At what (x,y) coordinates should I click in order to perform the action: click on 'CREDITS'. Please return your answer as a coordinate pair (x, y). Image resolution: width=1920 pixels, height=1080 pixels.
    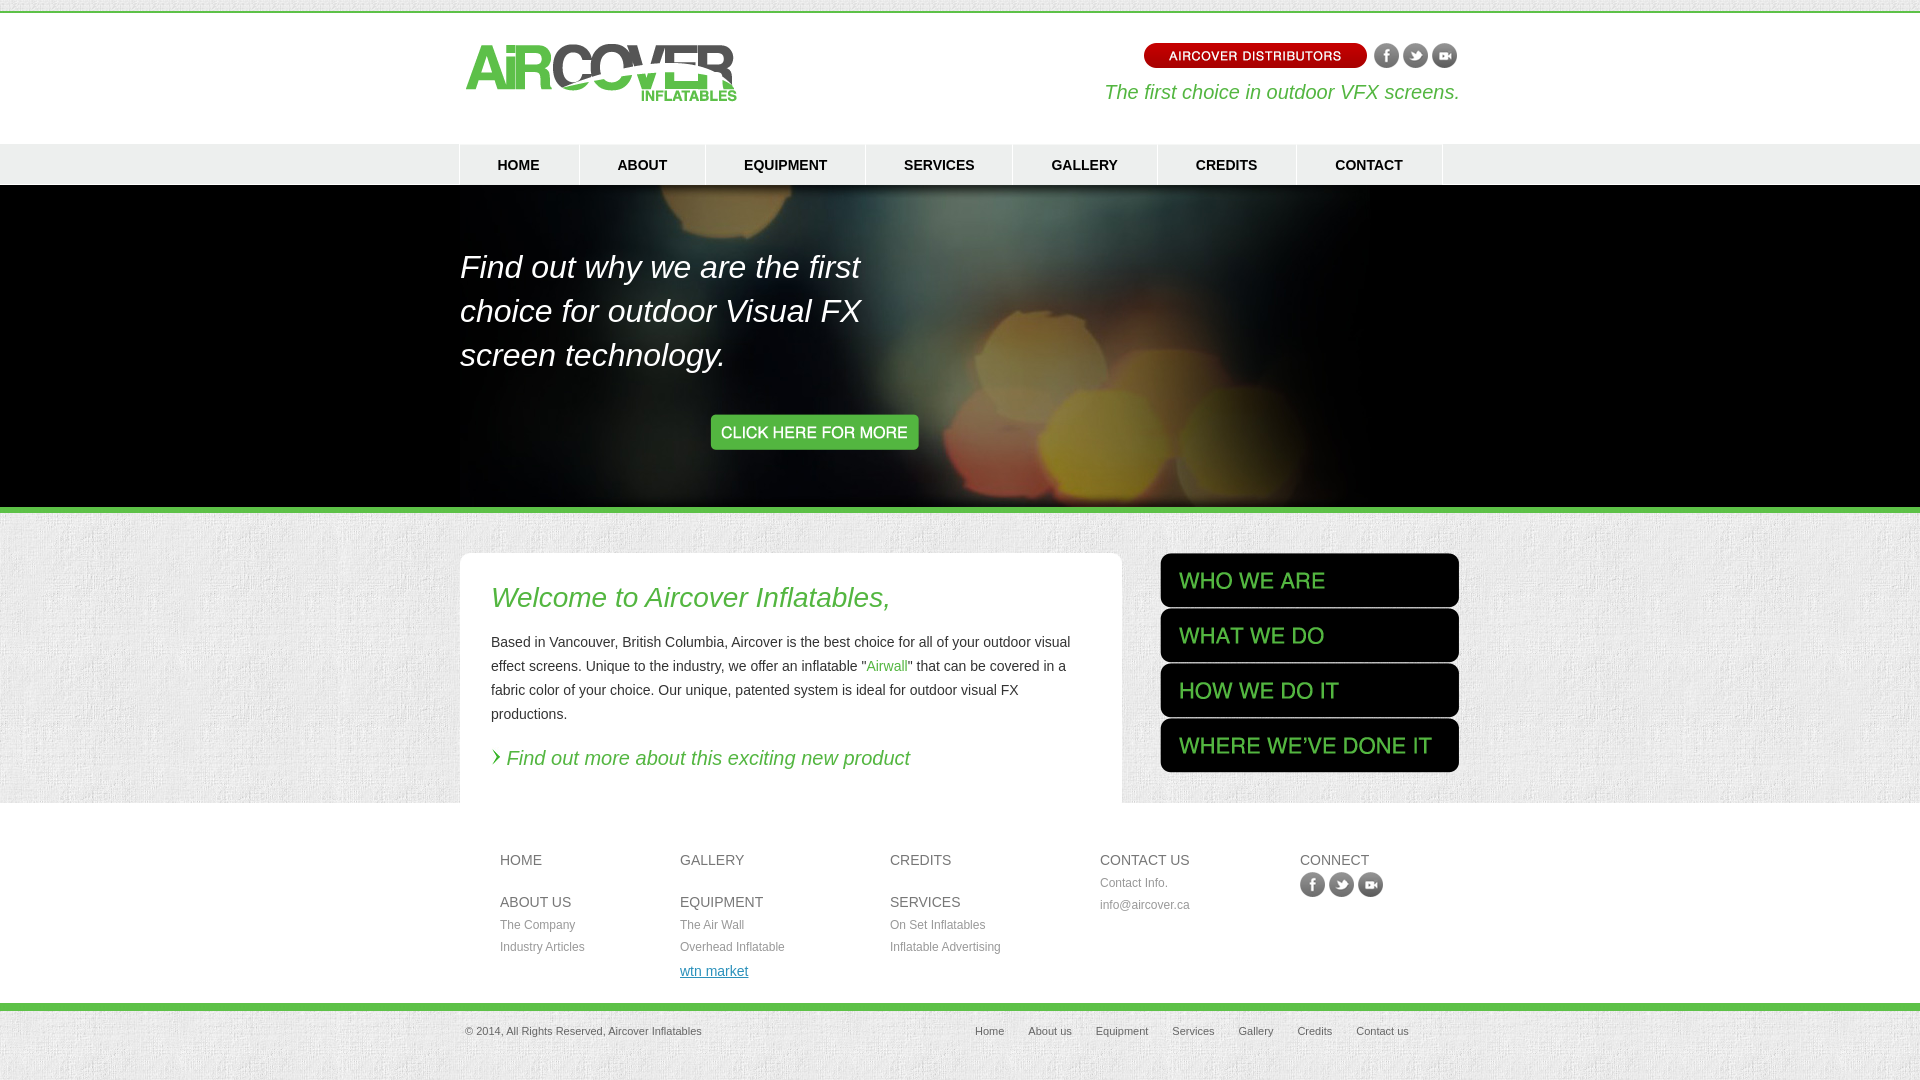
    Looking at the image, I should click on (1226, 163).